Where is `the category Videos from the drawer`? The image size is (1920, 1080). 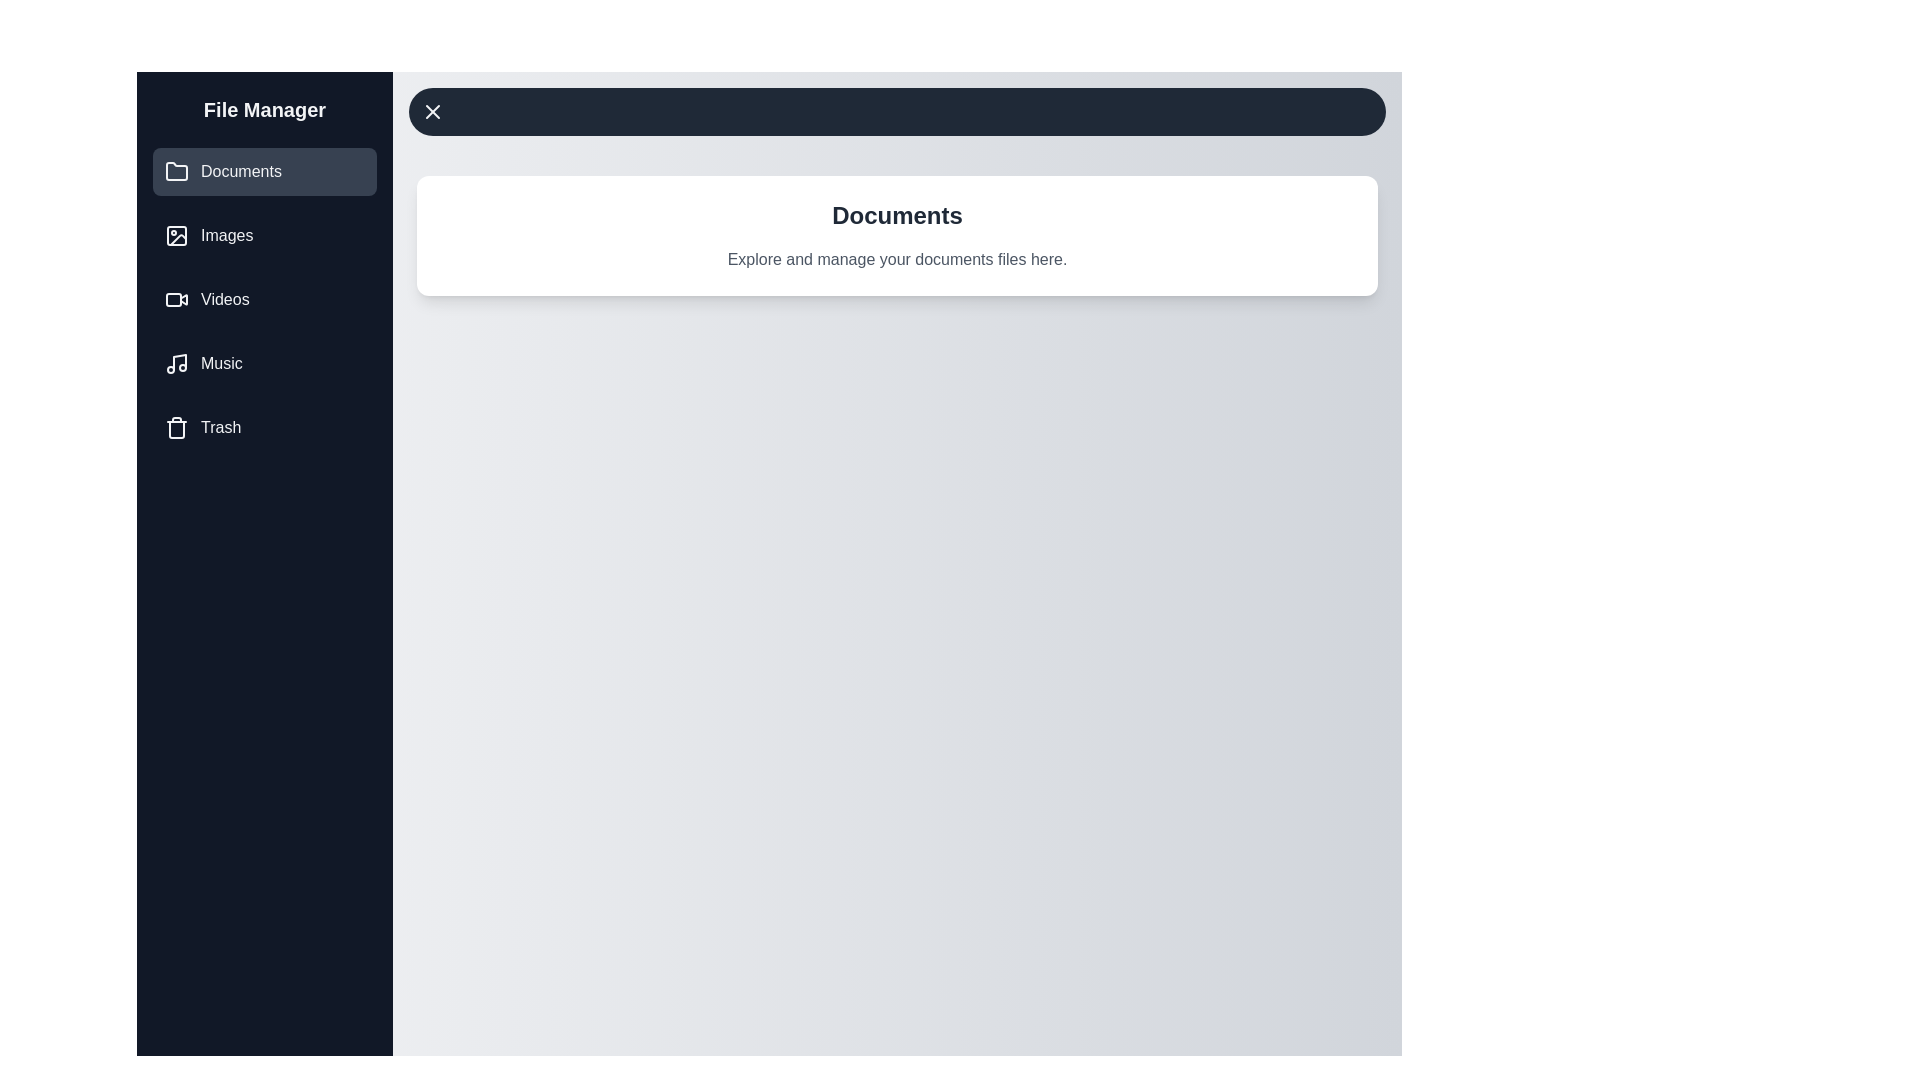 the category Videos from the drawer is located at coordinates (263, 300).